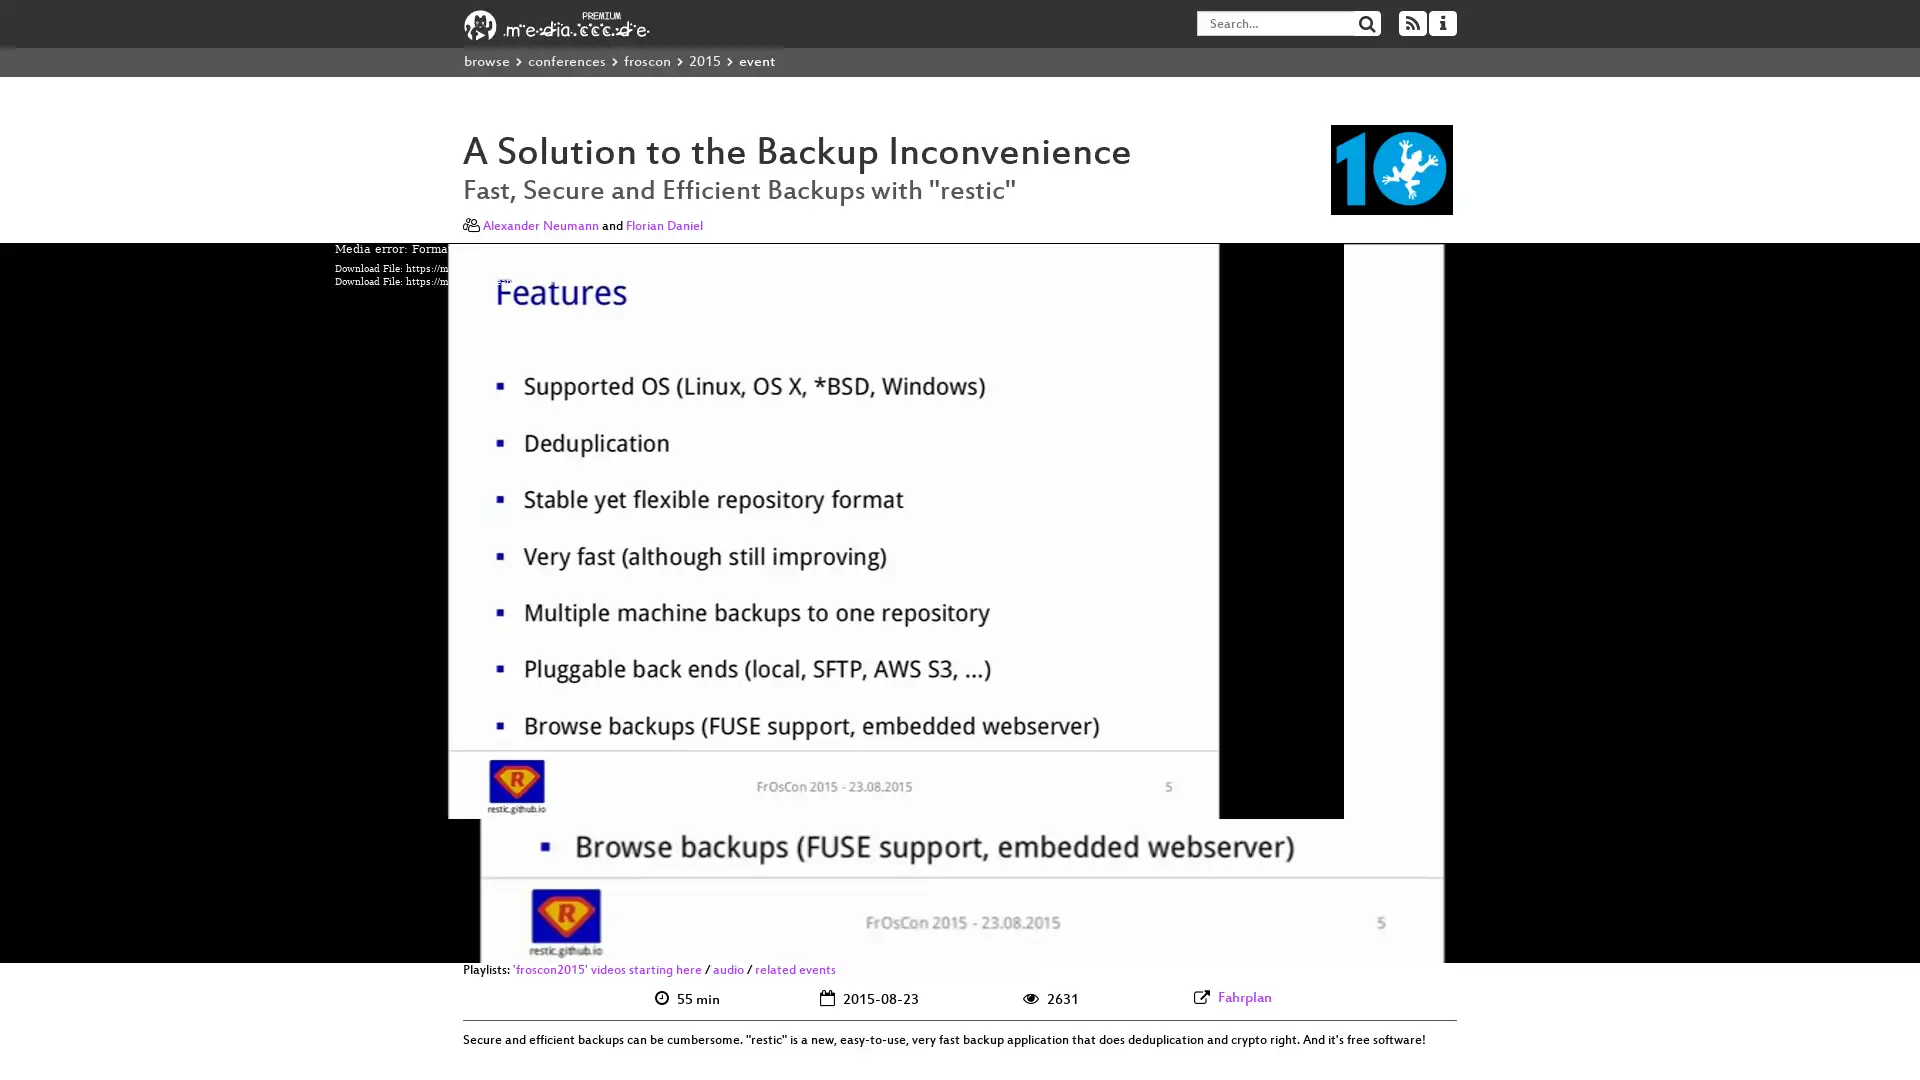 The height and width of the screenshot is (1080, 1920). What do you see at coordinates (345, 941) in the screenshot?
I see `Skip back 15 seconds` at bounding box center [345, 941].